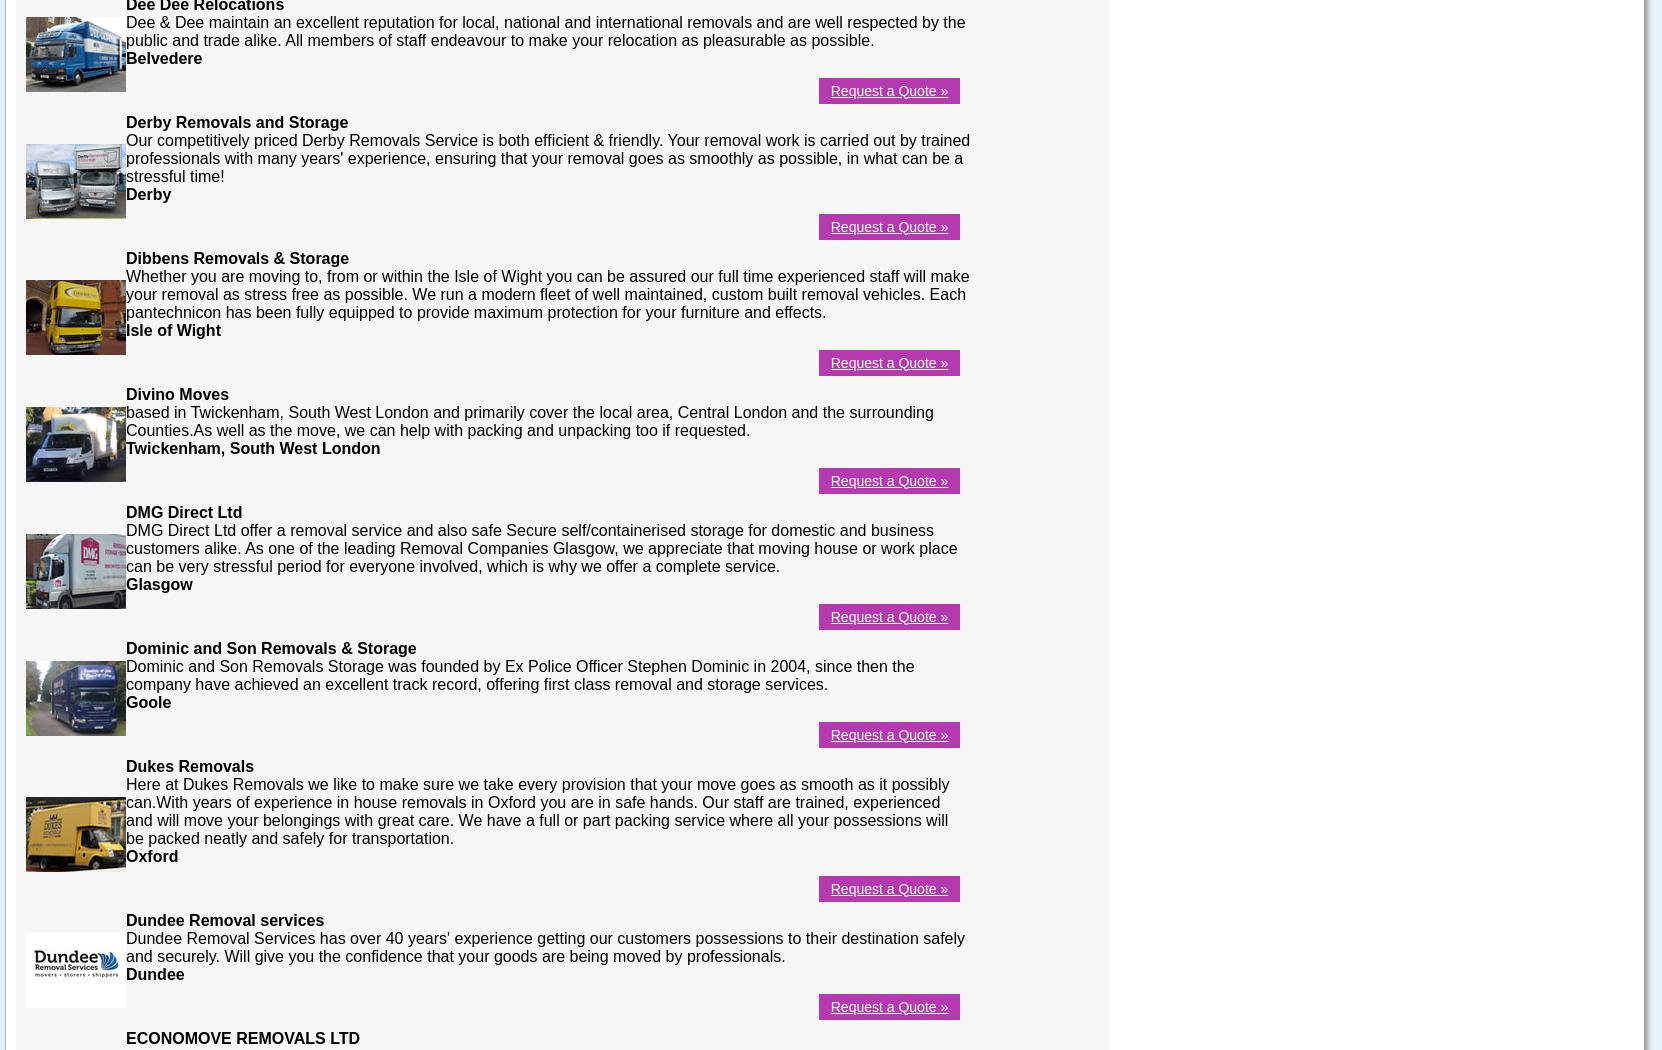 This screenshot has width=1662, height=1050. I want to click on 'Dundee Removal services', so click(224, 919).